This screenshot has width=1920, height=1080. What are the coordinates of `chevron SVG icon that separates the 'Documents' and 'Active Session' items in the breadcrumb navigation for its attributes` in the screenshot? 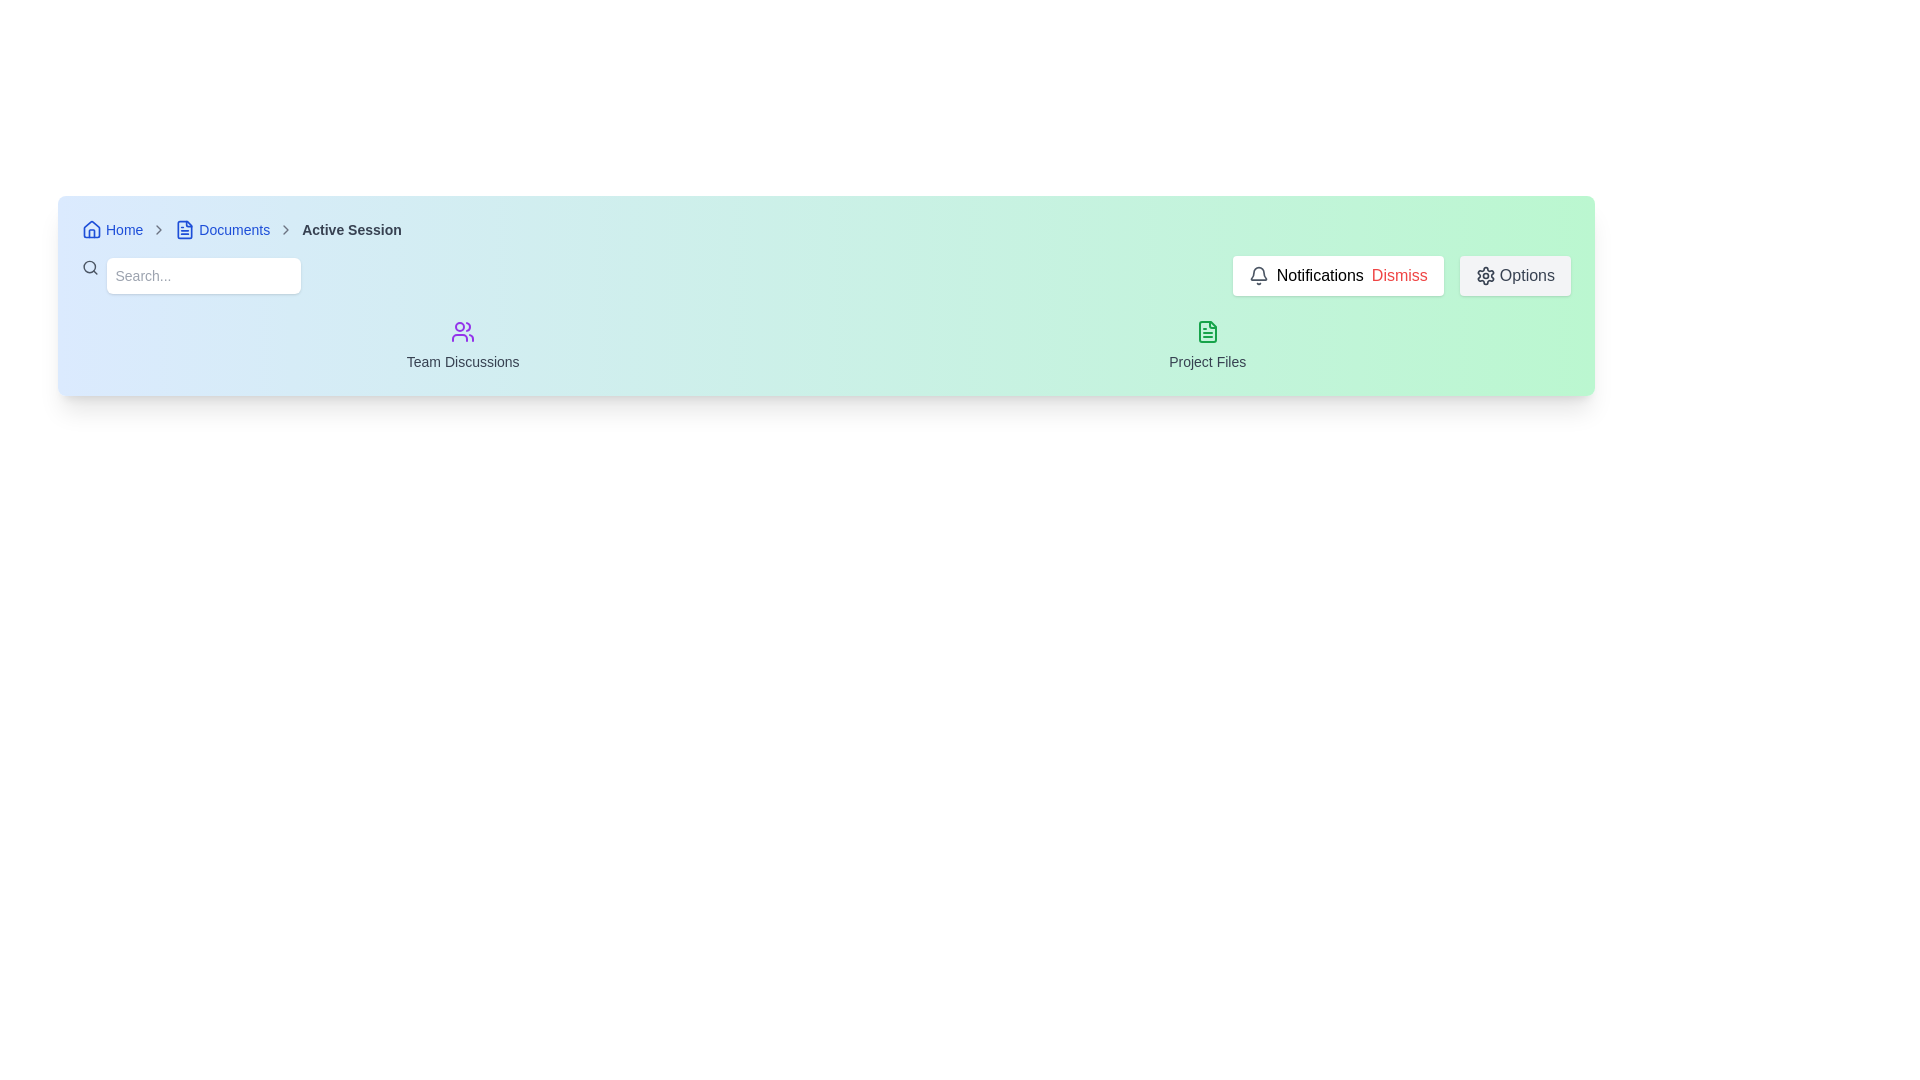 It's located at (285, 229).